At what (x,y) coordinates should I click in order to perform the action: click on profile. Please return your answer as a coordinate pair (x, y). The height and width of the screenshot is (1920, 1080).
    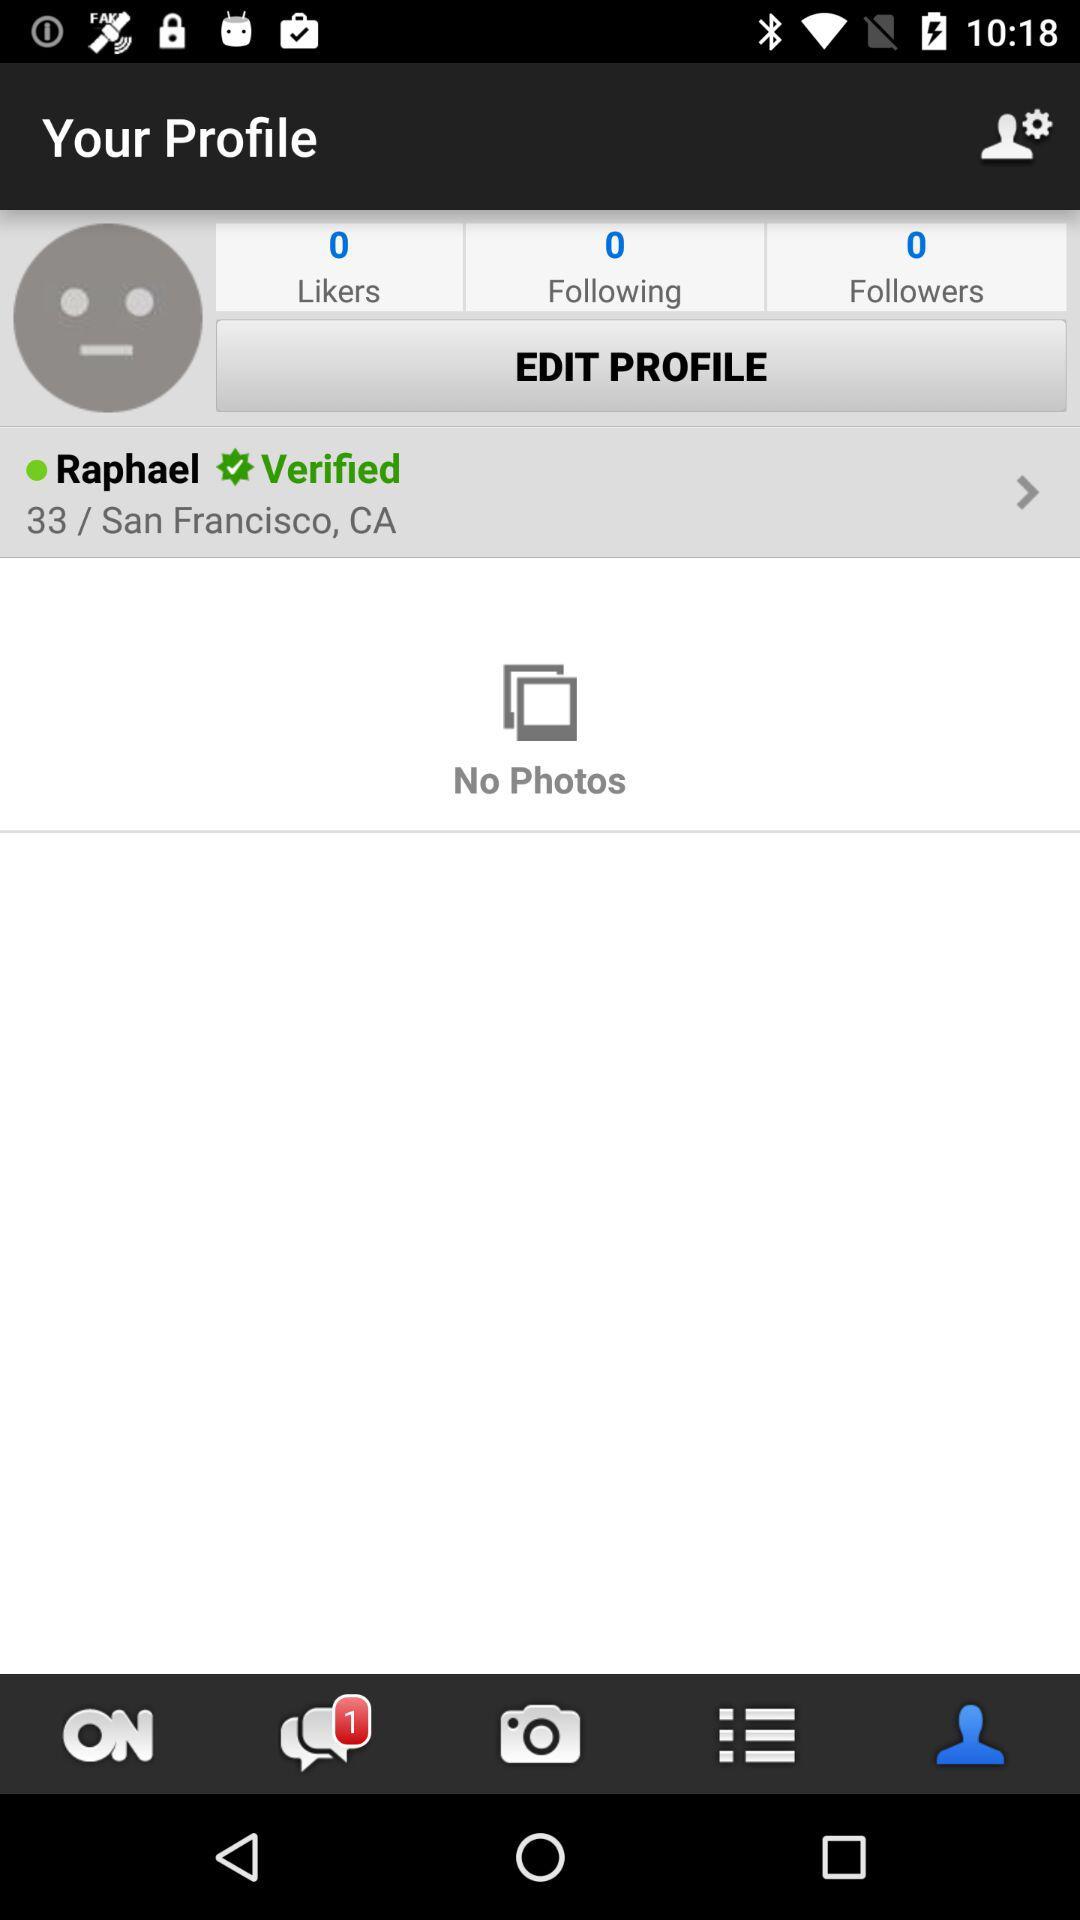
    Looking at the image, I should click on (971, 1733).